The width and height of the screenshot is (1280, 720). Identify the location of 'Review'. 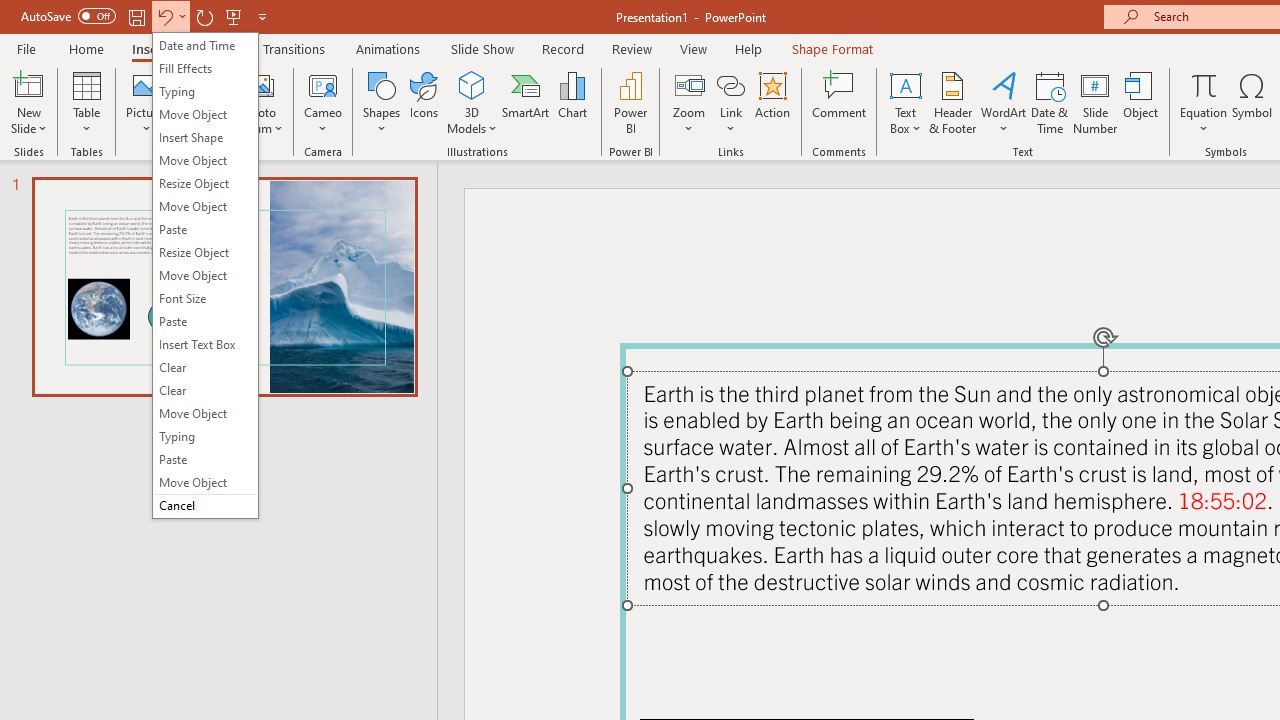
(630, 48).